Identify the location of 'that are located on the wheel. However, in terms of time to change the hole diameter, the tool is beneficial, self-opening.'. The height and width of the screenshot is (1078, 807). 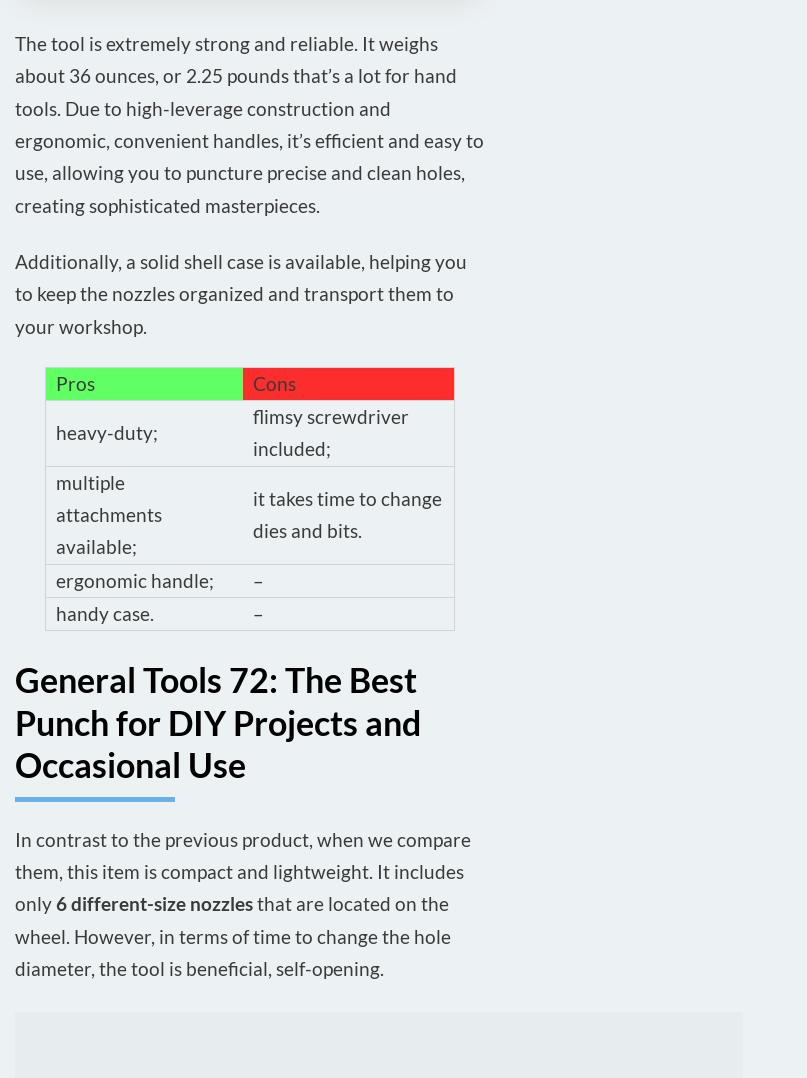
(232, 934).